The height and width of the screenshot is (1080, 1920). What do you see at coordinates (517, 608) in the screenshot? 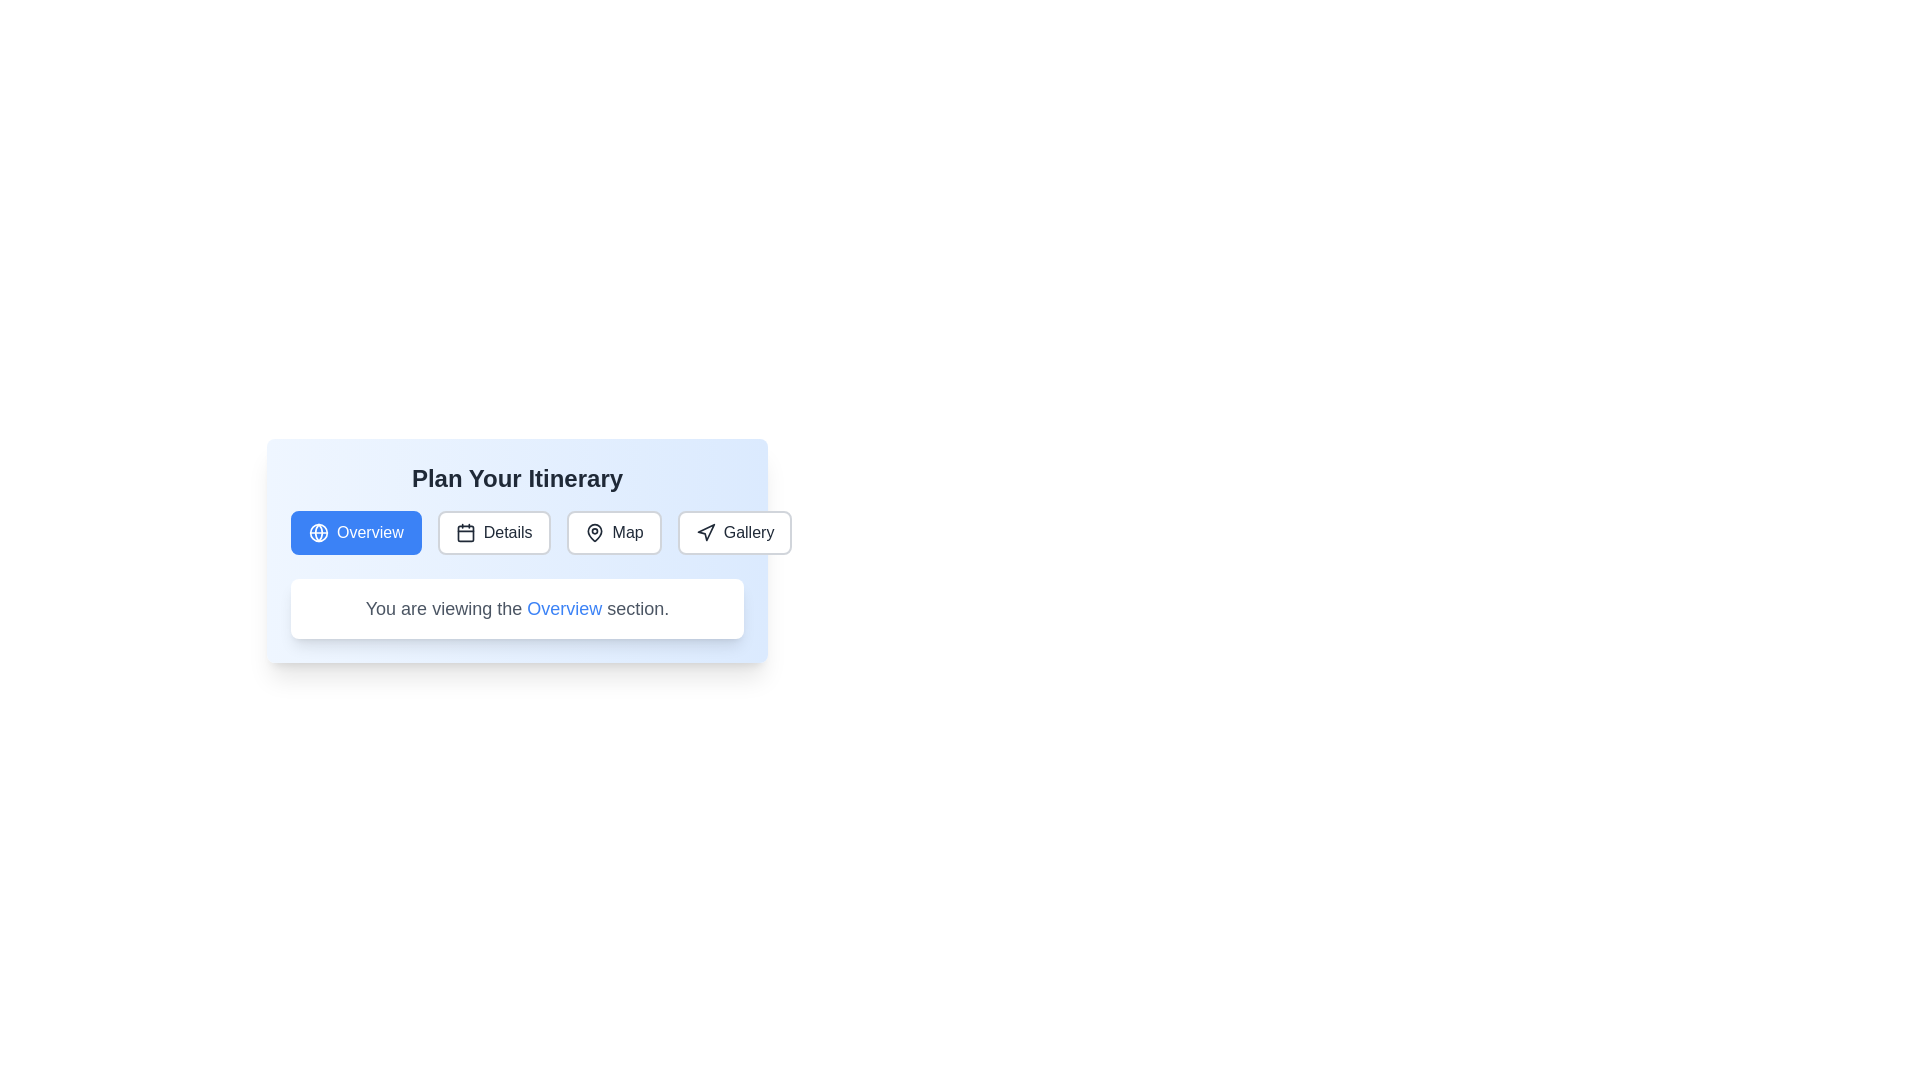
I see `the informational static text located below the navigation buttons labeled 'Overview', 'Details', 'Map', and 'Gallery', which provides a message about the current section being viewed` at bounding box center [517, 608].